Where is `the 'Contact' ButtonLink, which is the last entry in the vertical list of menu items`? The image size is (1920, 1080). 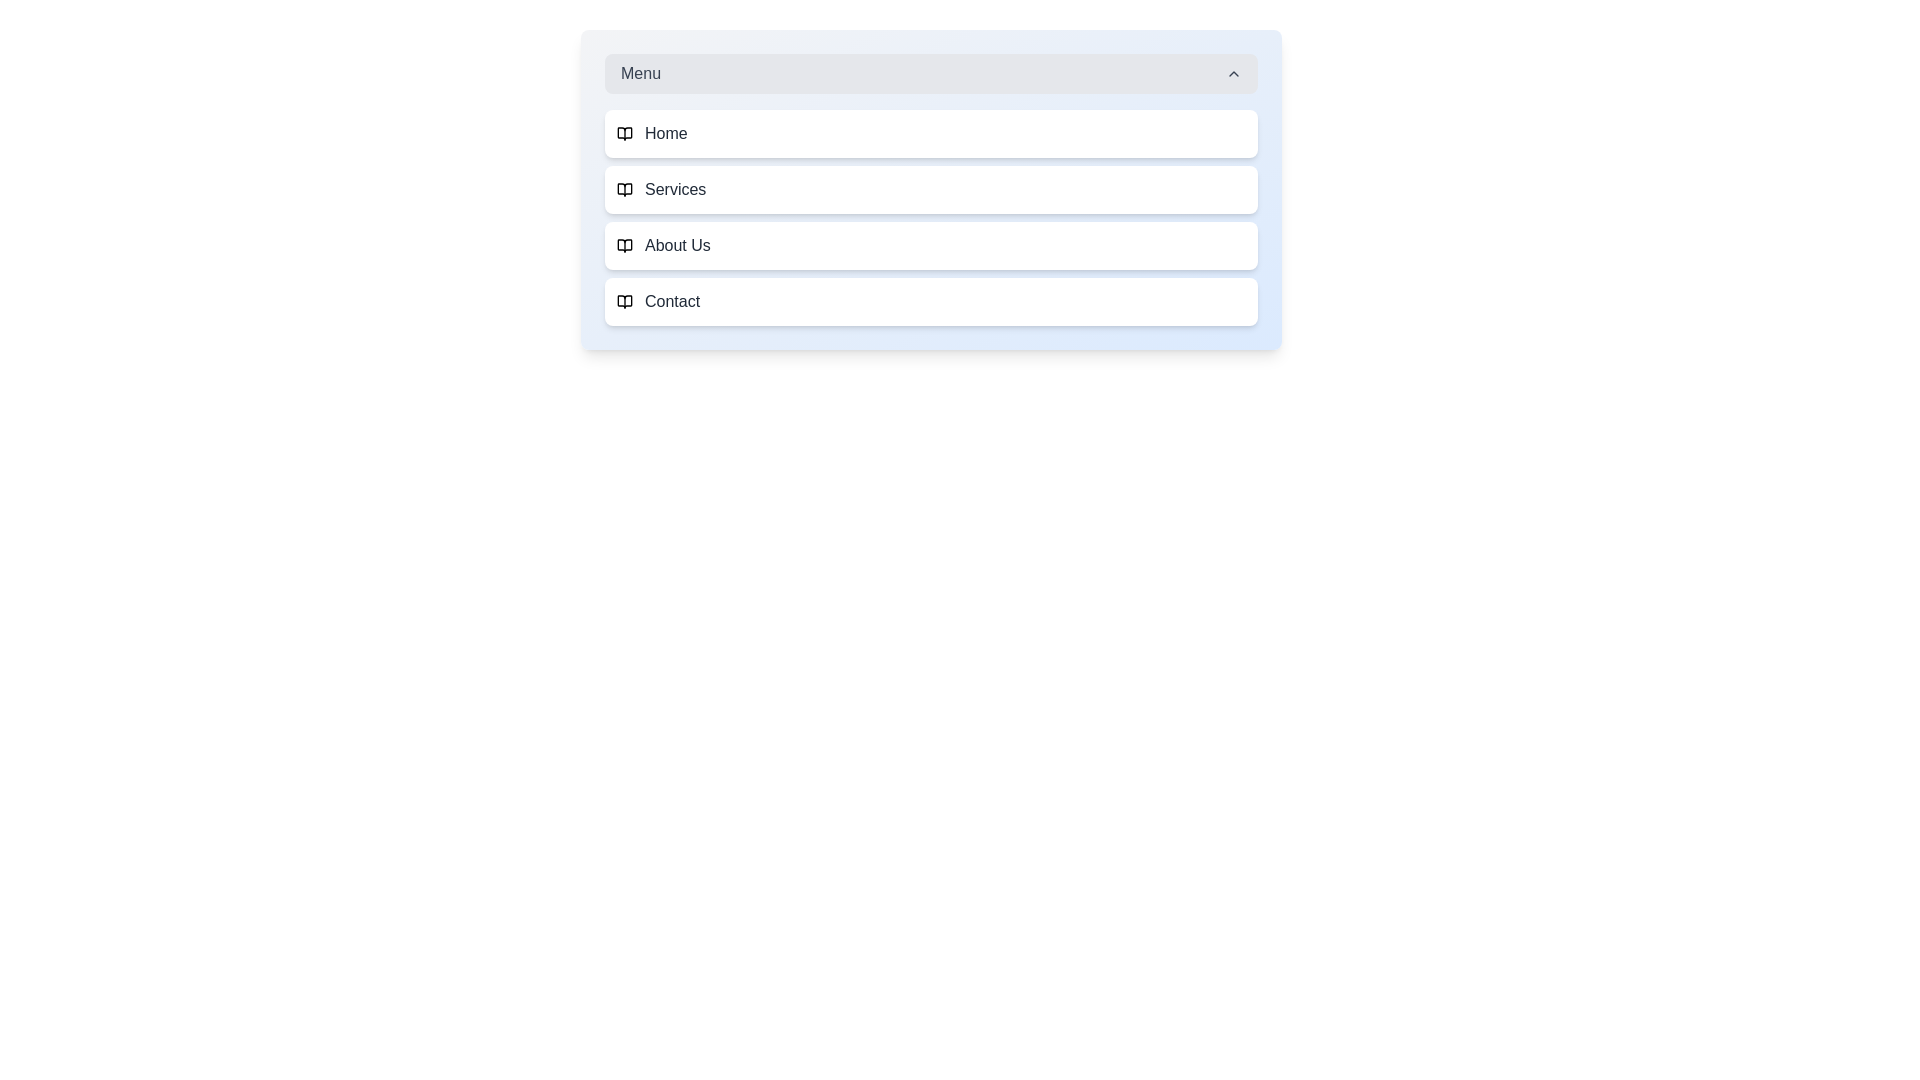
the 'Contact' ButtonLink, which is the last entry in the vertical list of menu items is located at coordinates (930, 301).